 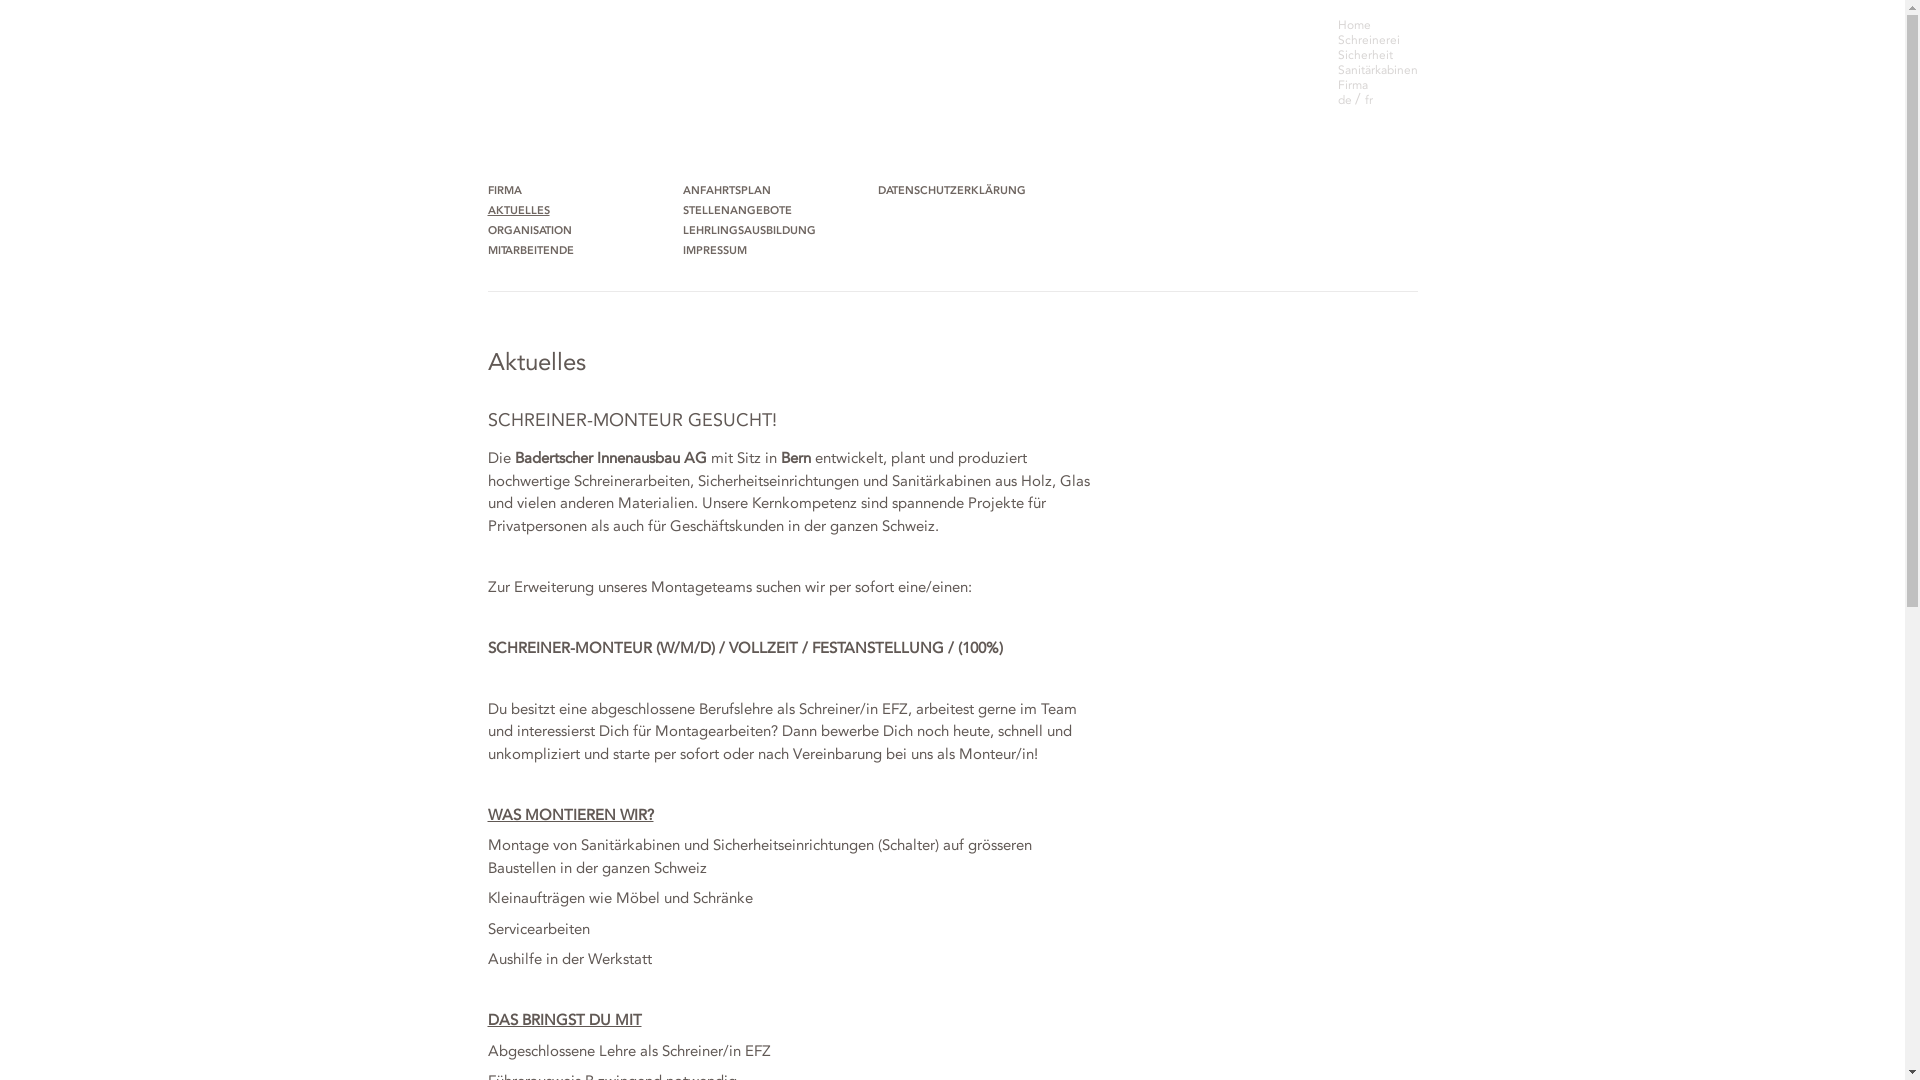 What do you see at coordinates (1338, 39) in the screenshot?
I see `'Schreinerei'` at bounding box center [1338, 39].